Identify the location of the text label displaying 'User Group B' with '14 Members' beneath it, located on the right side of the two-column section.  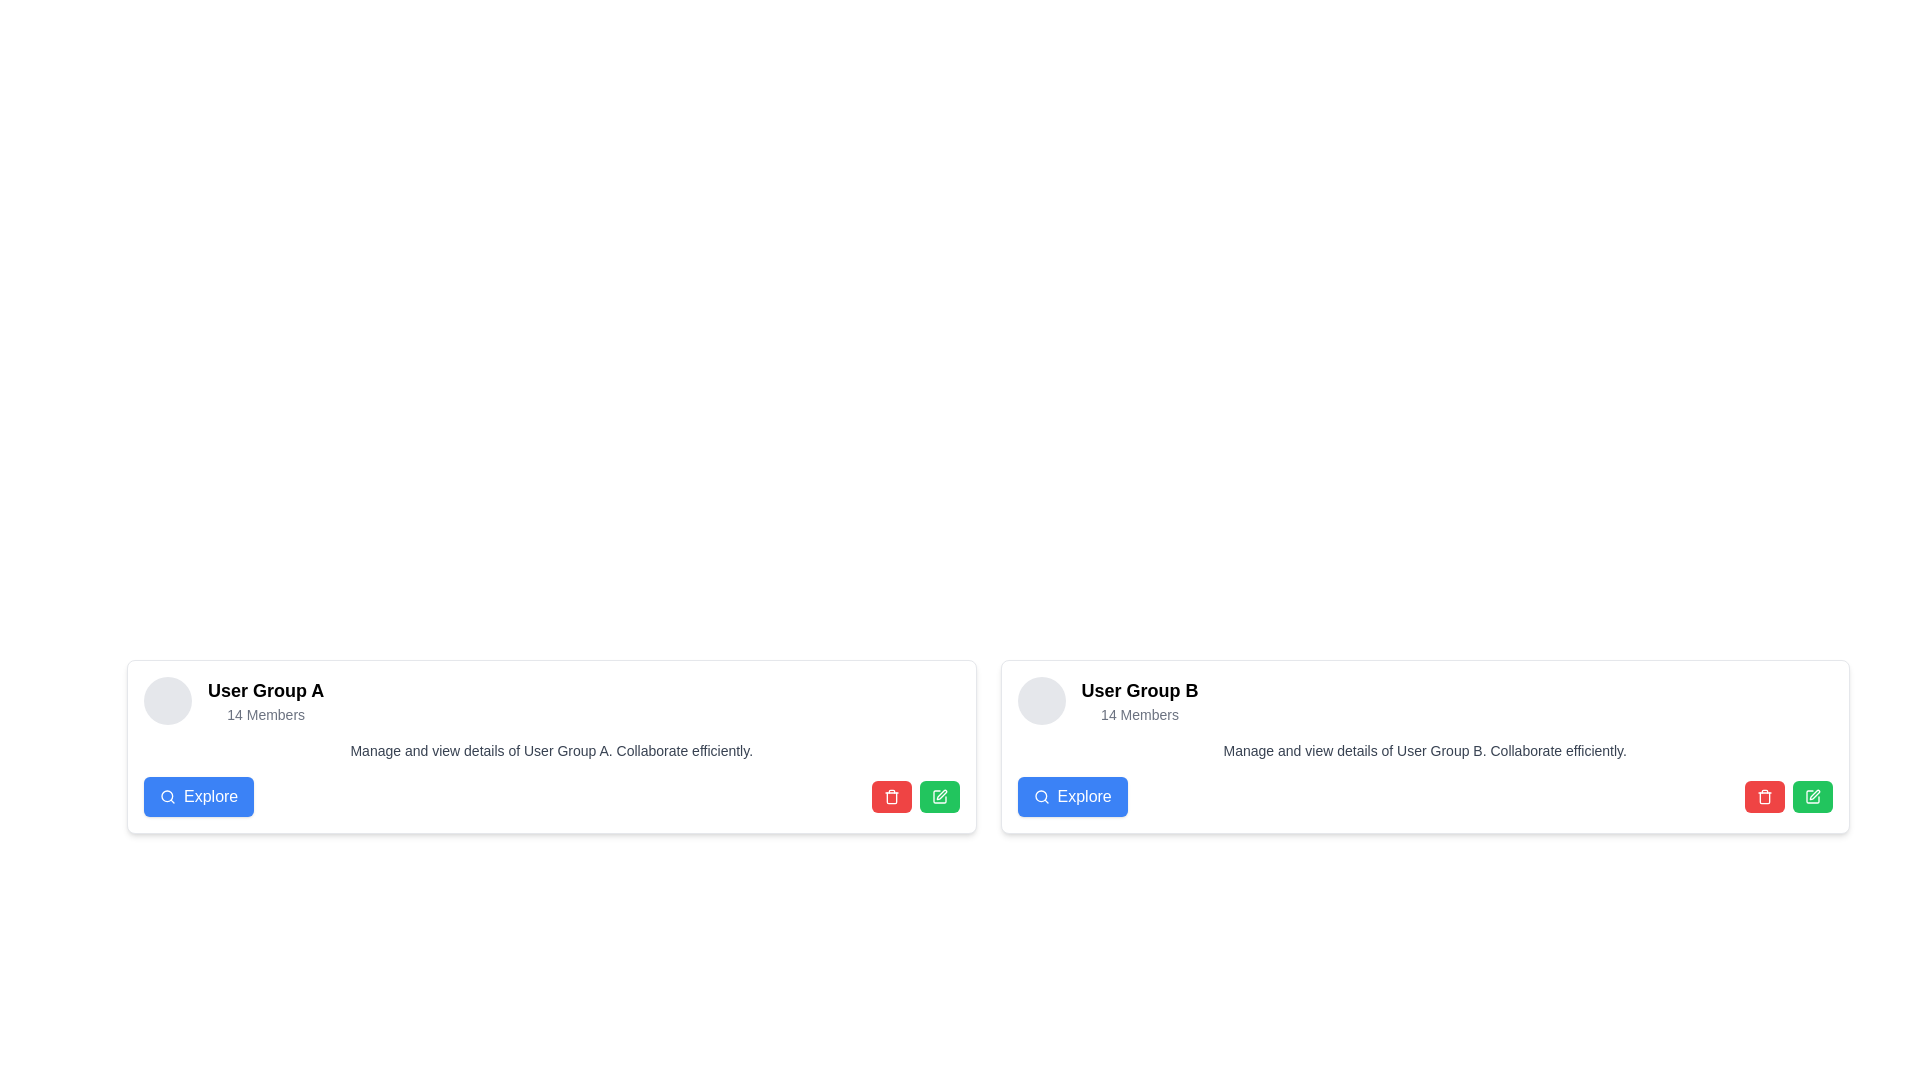
(1140, 700).